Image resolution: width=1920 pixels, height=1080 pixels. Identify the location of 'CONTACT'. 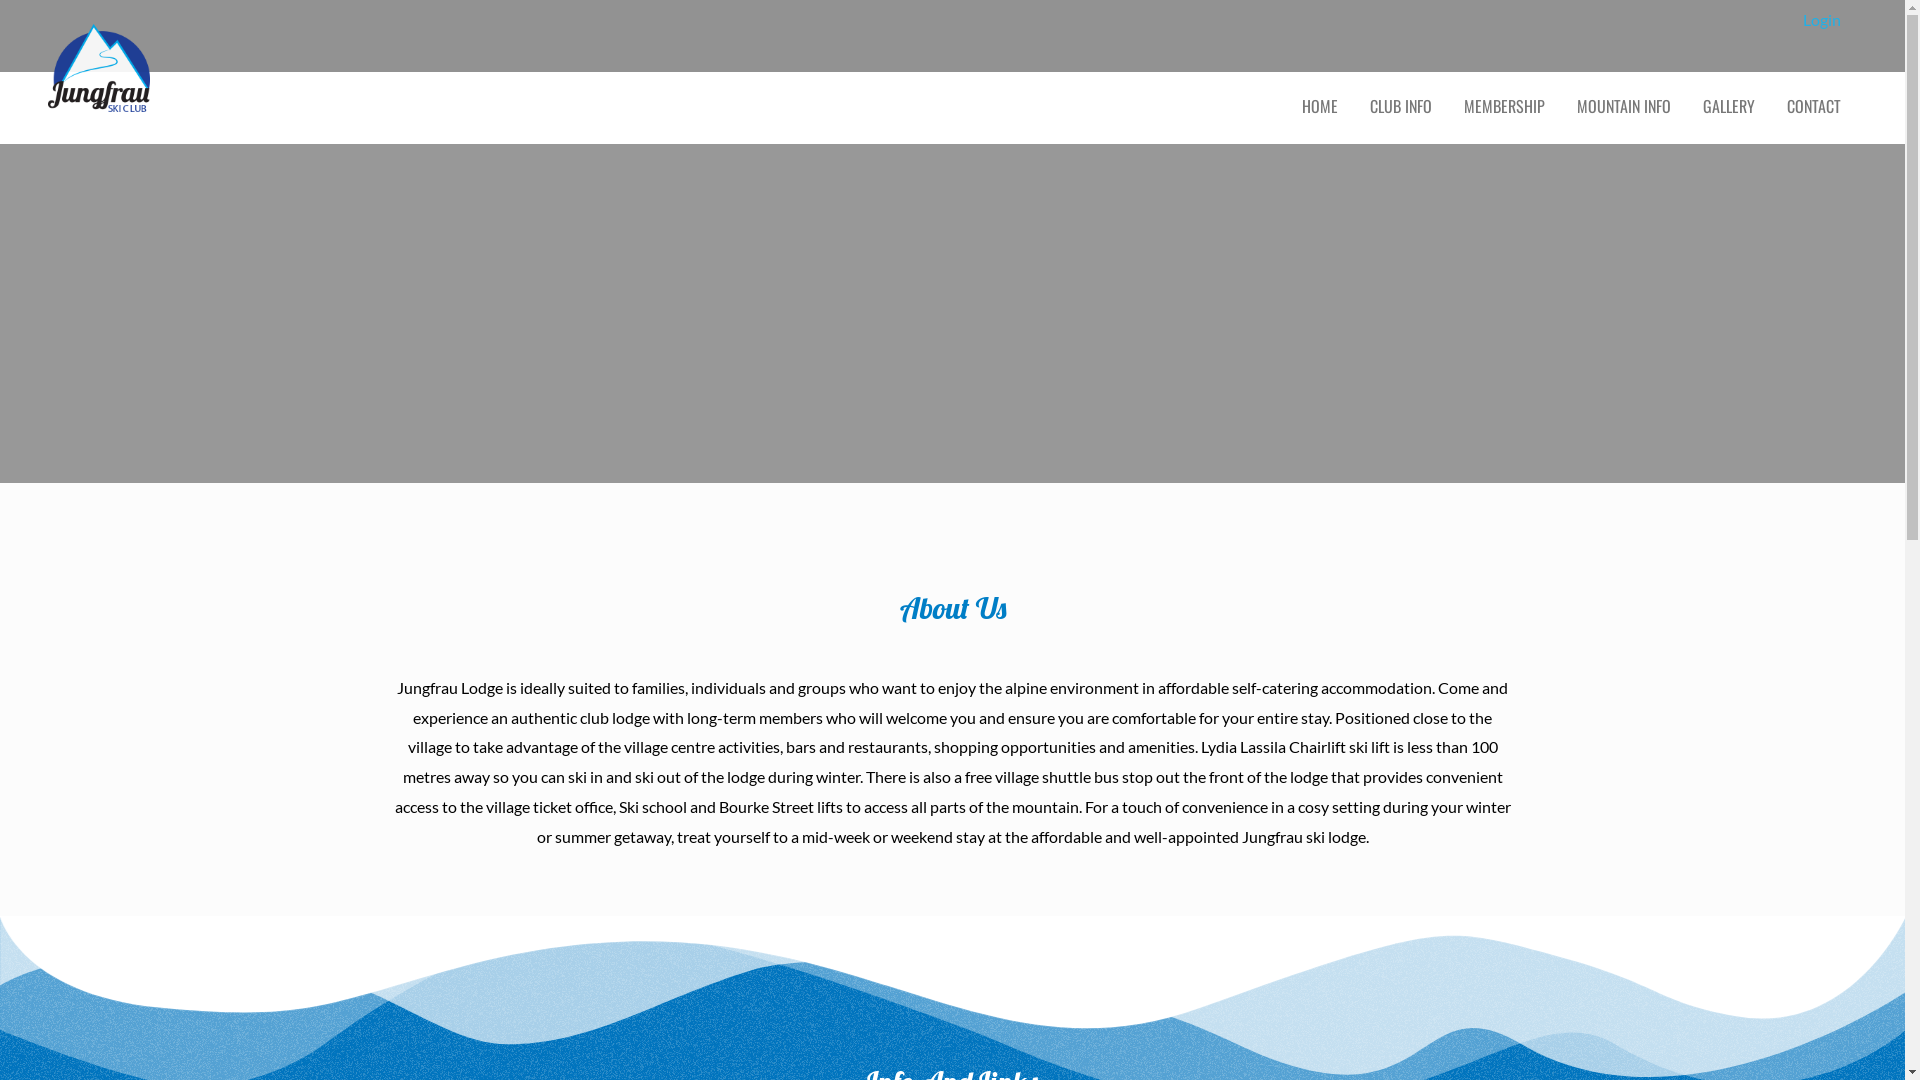
(1814, 105).